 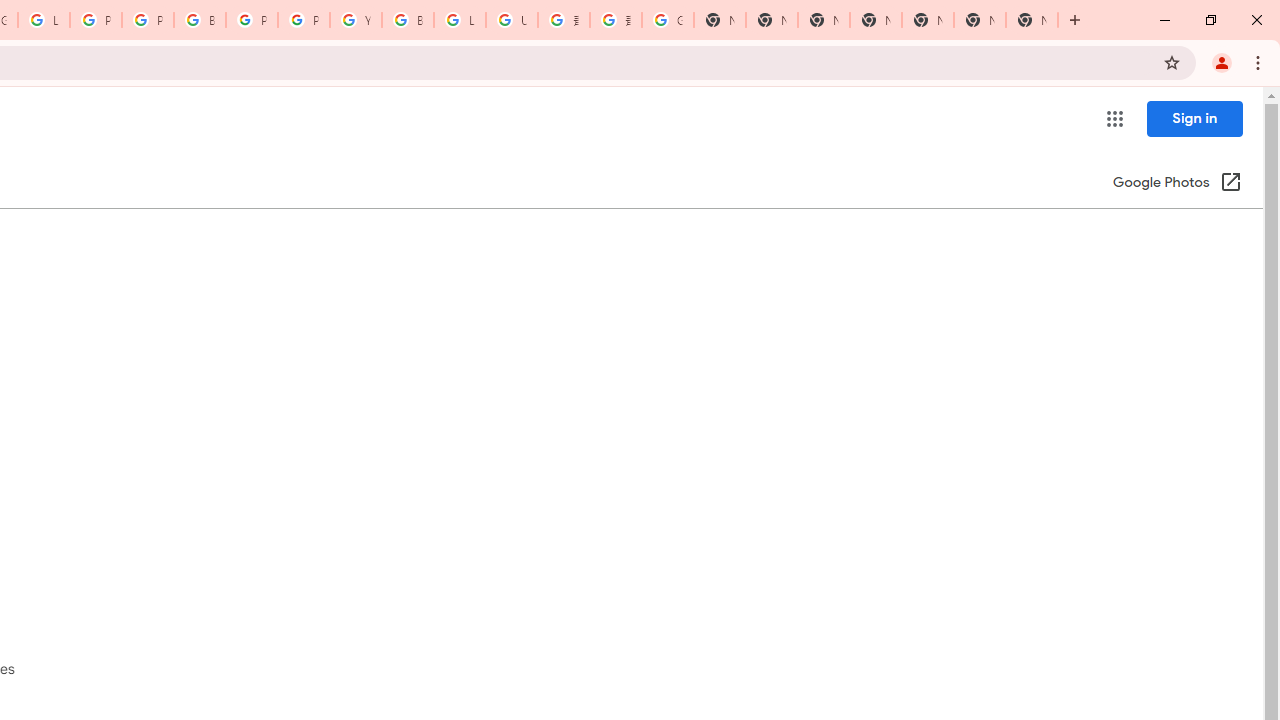 I want to click on 'Close', so click(x=1255, y=20).